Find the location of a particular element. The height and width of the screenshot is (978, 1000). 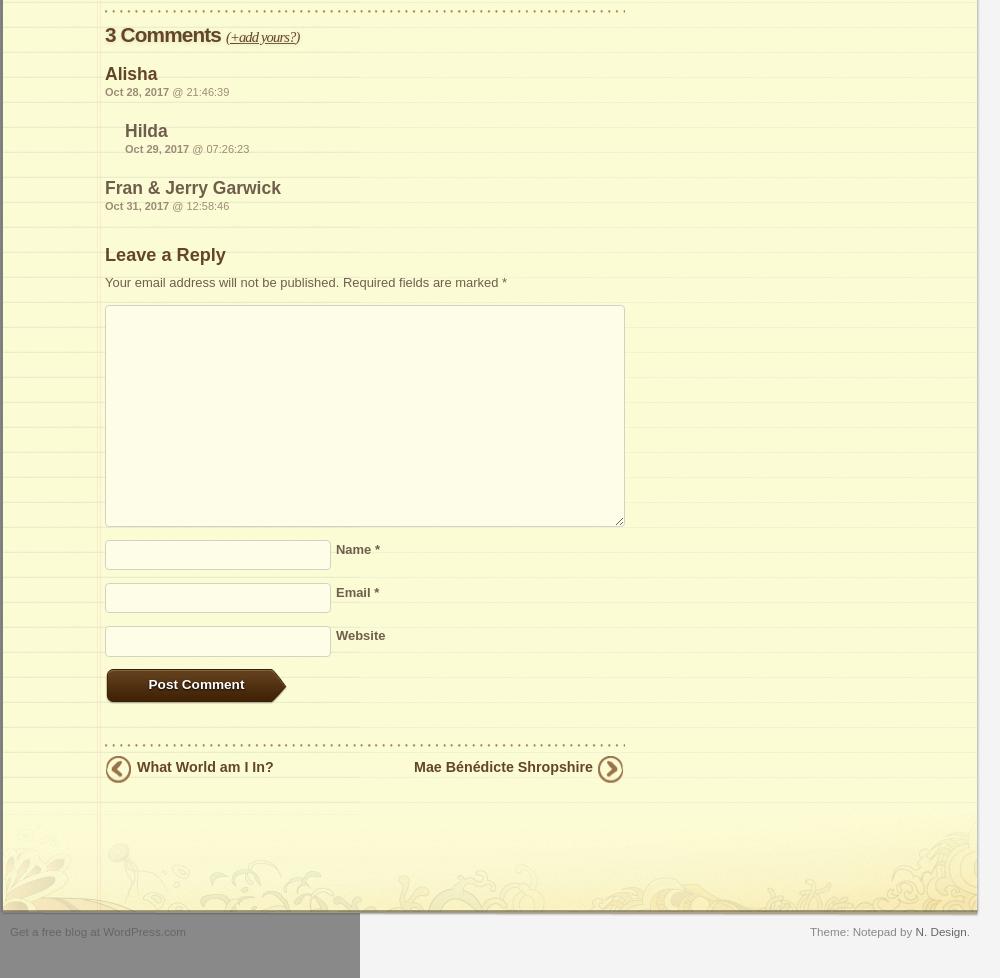

'Your email address will not be published.' is located at coordinates (221, 280).